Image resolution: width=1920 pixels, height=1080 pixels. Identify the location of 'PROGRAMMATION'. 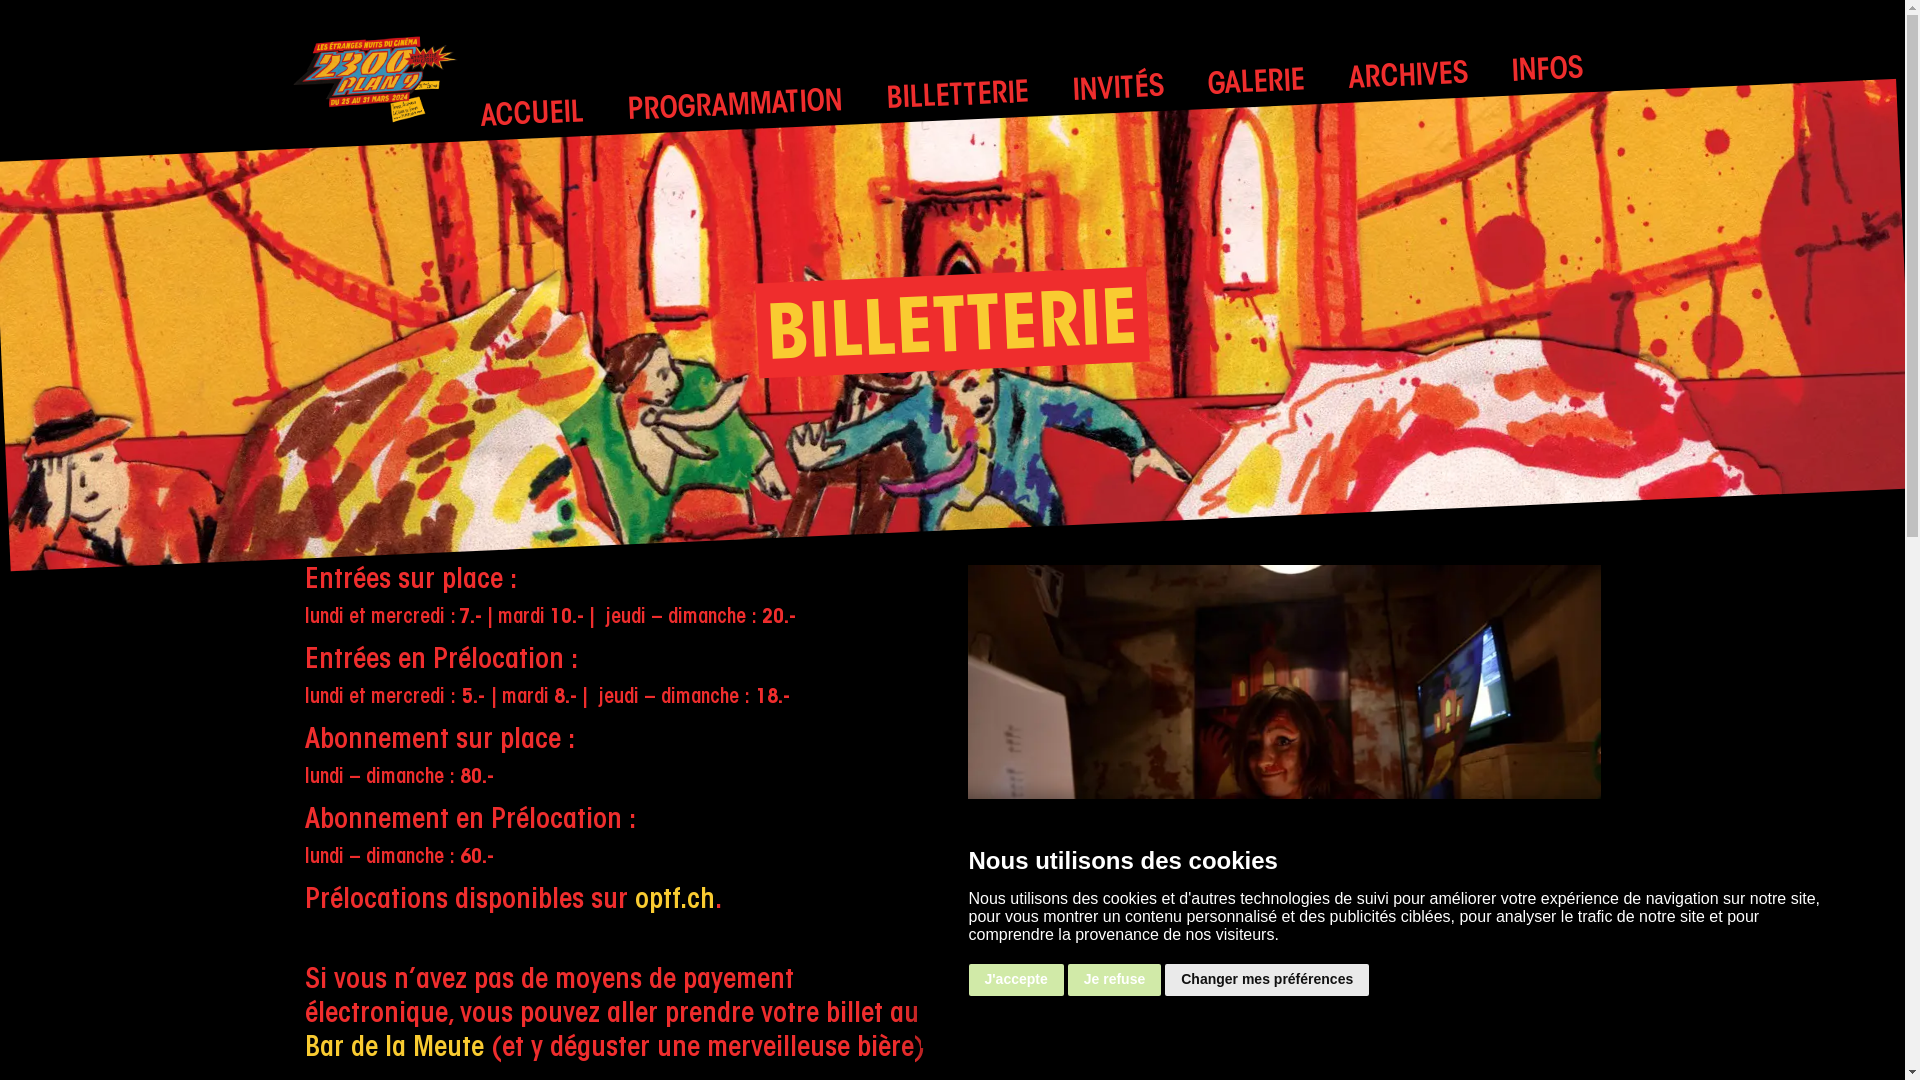
(733, 103).